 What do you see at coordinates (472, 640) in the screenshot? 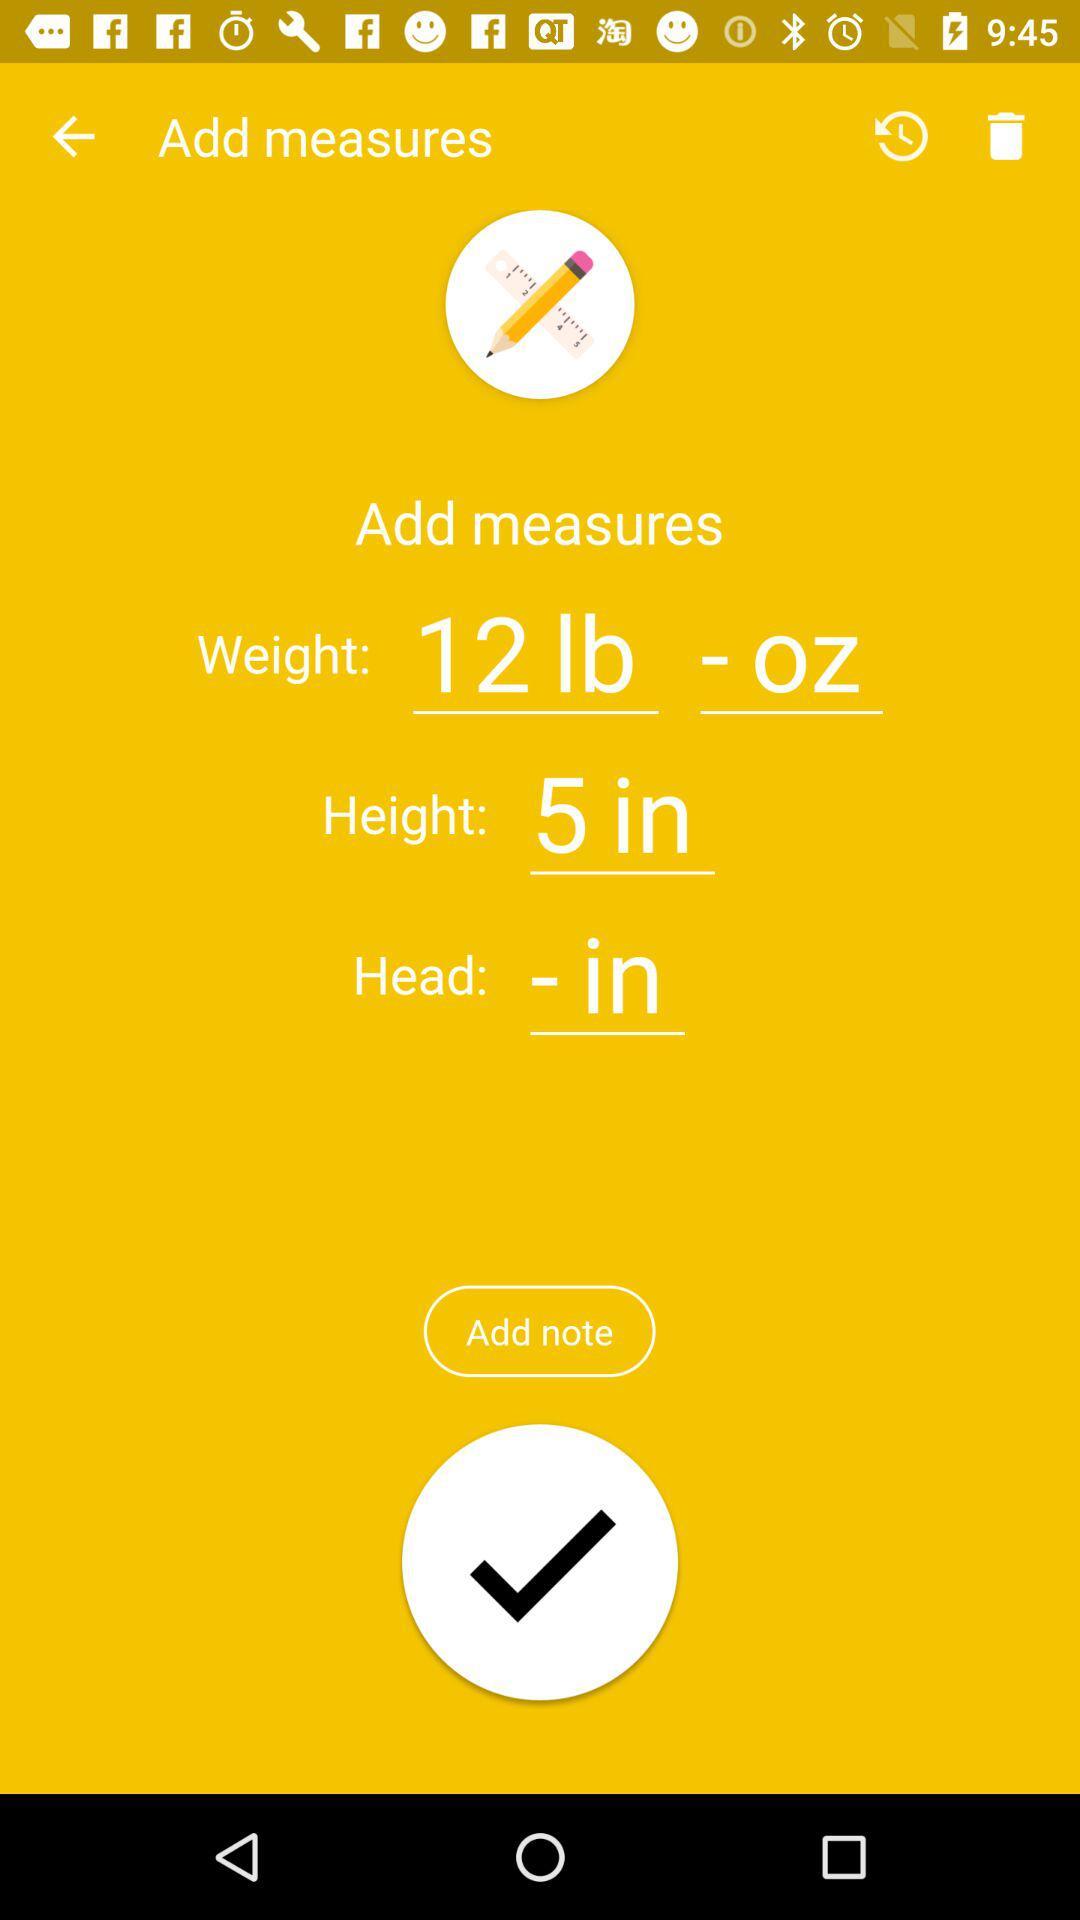
I see `the icon to the left of lb item` at bounding box center [472, 640].